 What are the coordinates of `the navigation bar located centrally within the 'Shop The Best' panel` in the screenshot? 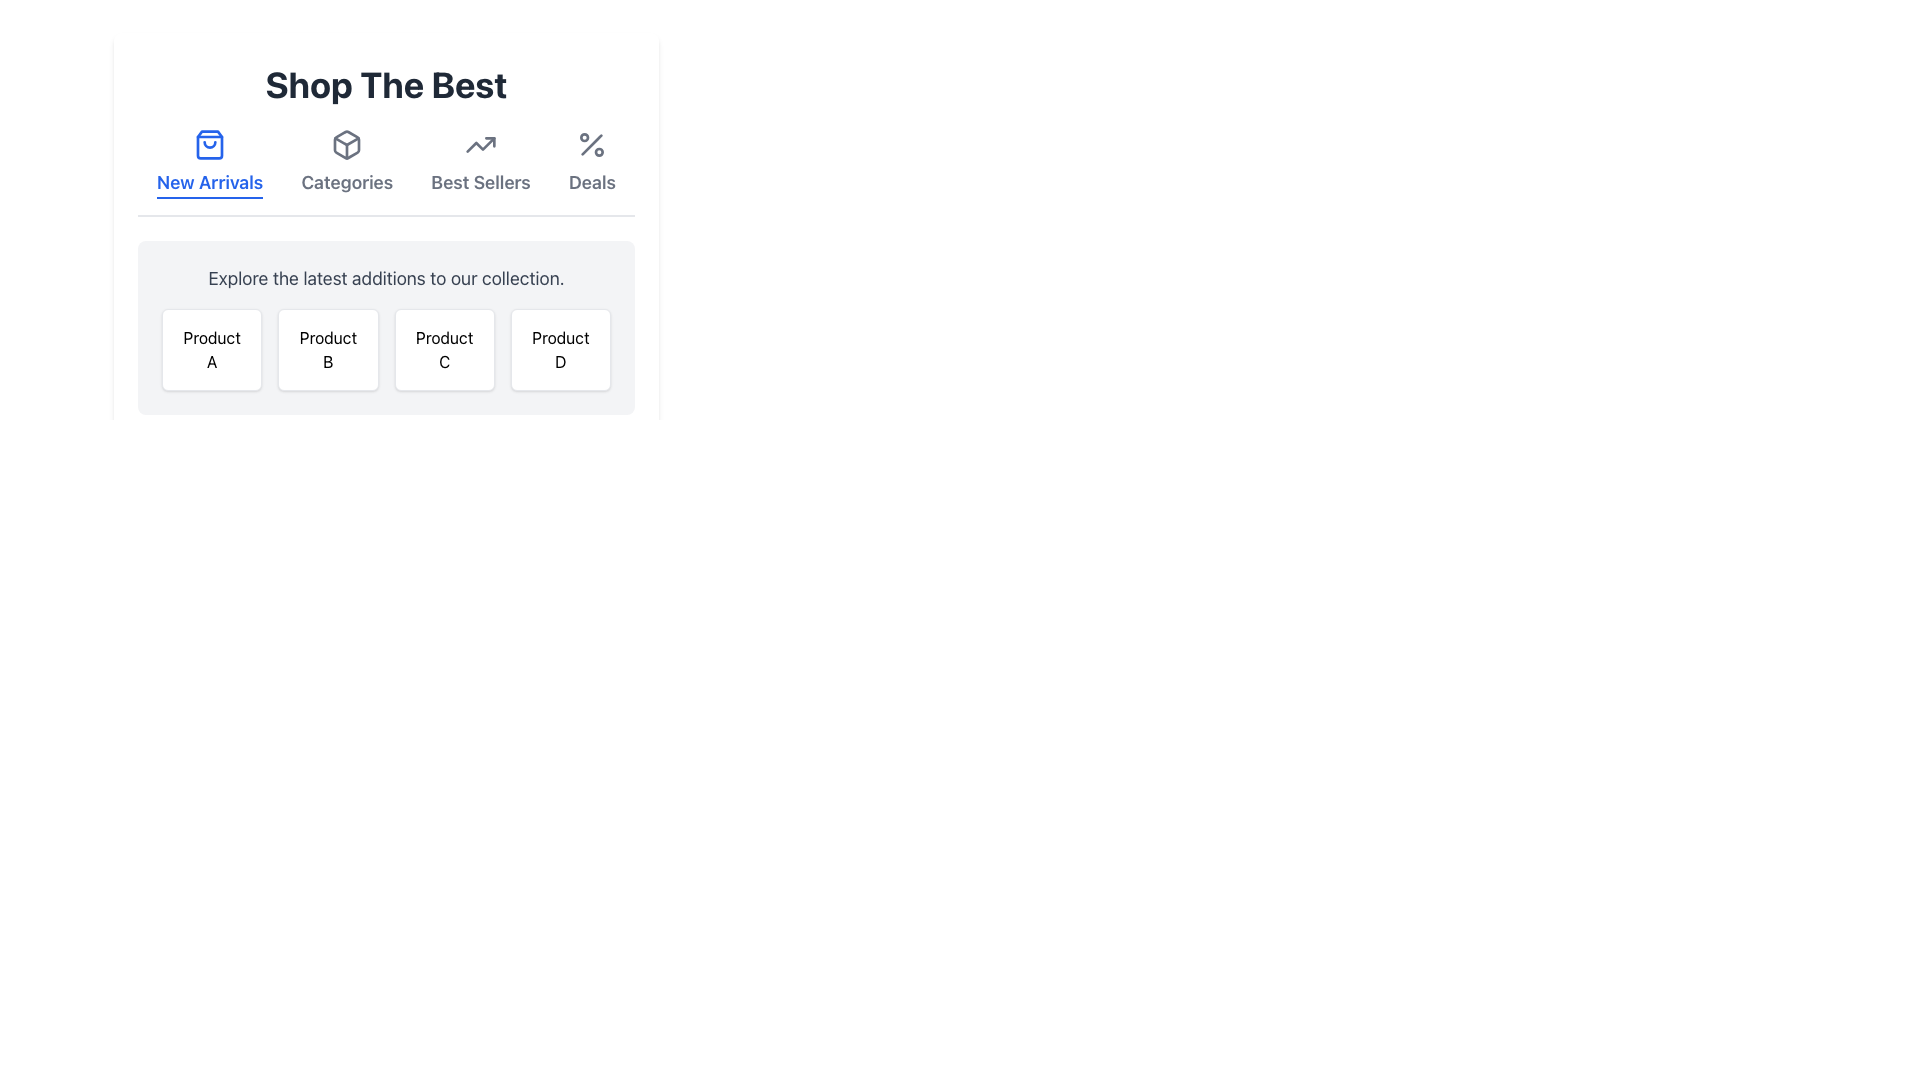 It's located at (386, 172).